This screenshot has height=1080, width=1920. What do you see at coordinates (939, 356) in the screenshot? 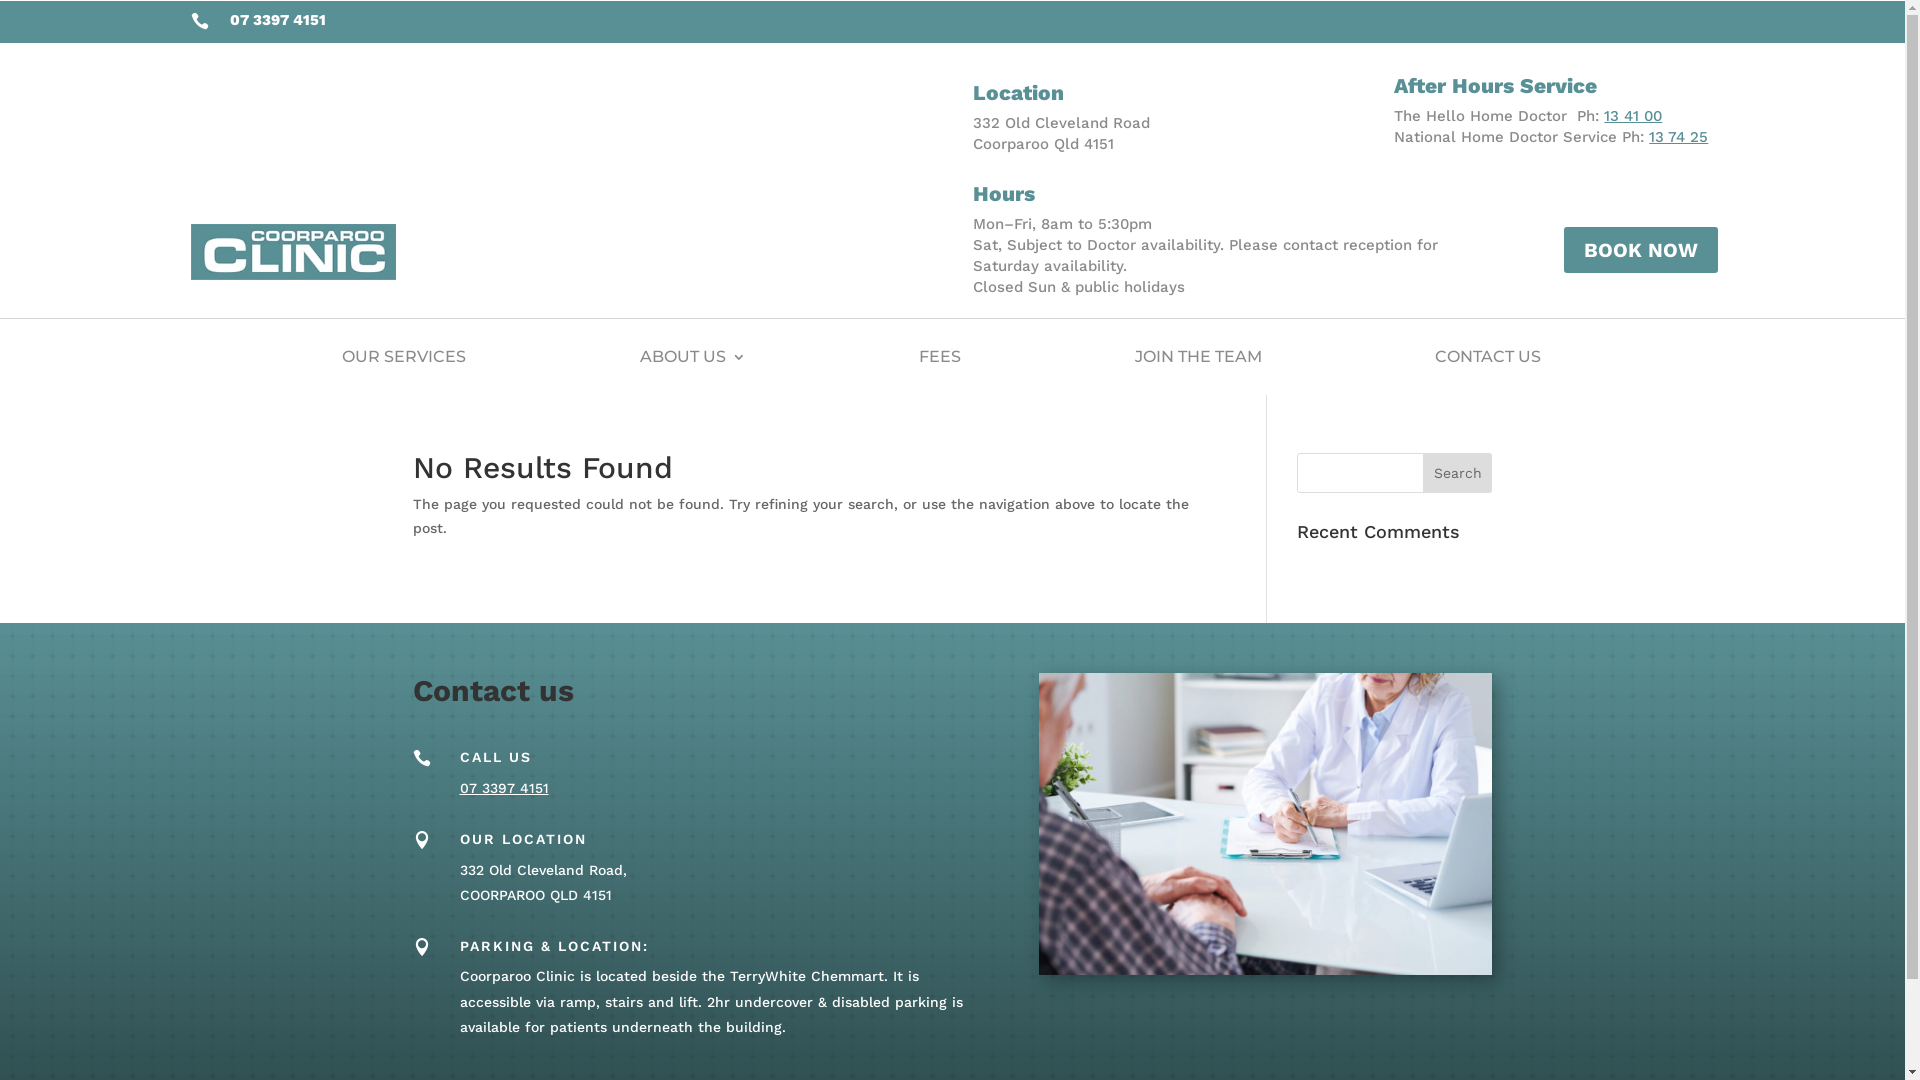
I see `'FEES'` at bounding box center [939, 356].